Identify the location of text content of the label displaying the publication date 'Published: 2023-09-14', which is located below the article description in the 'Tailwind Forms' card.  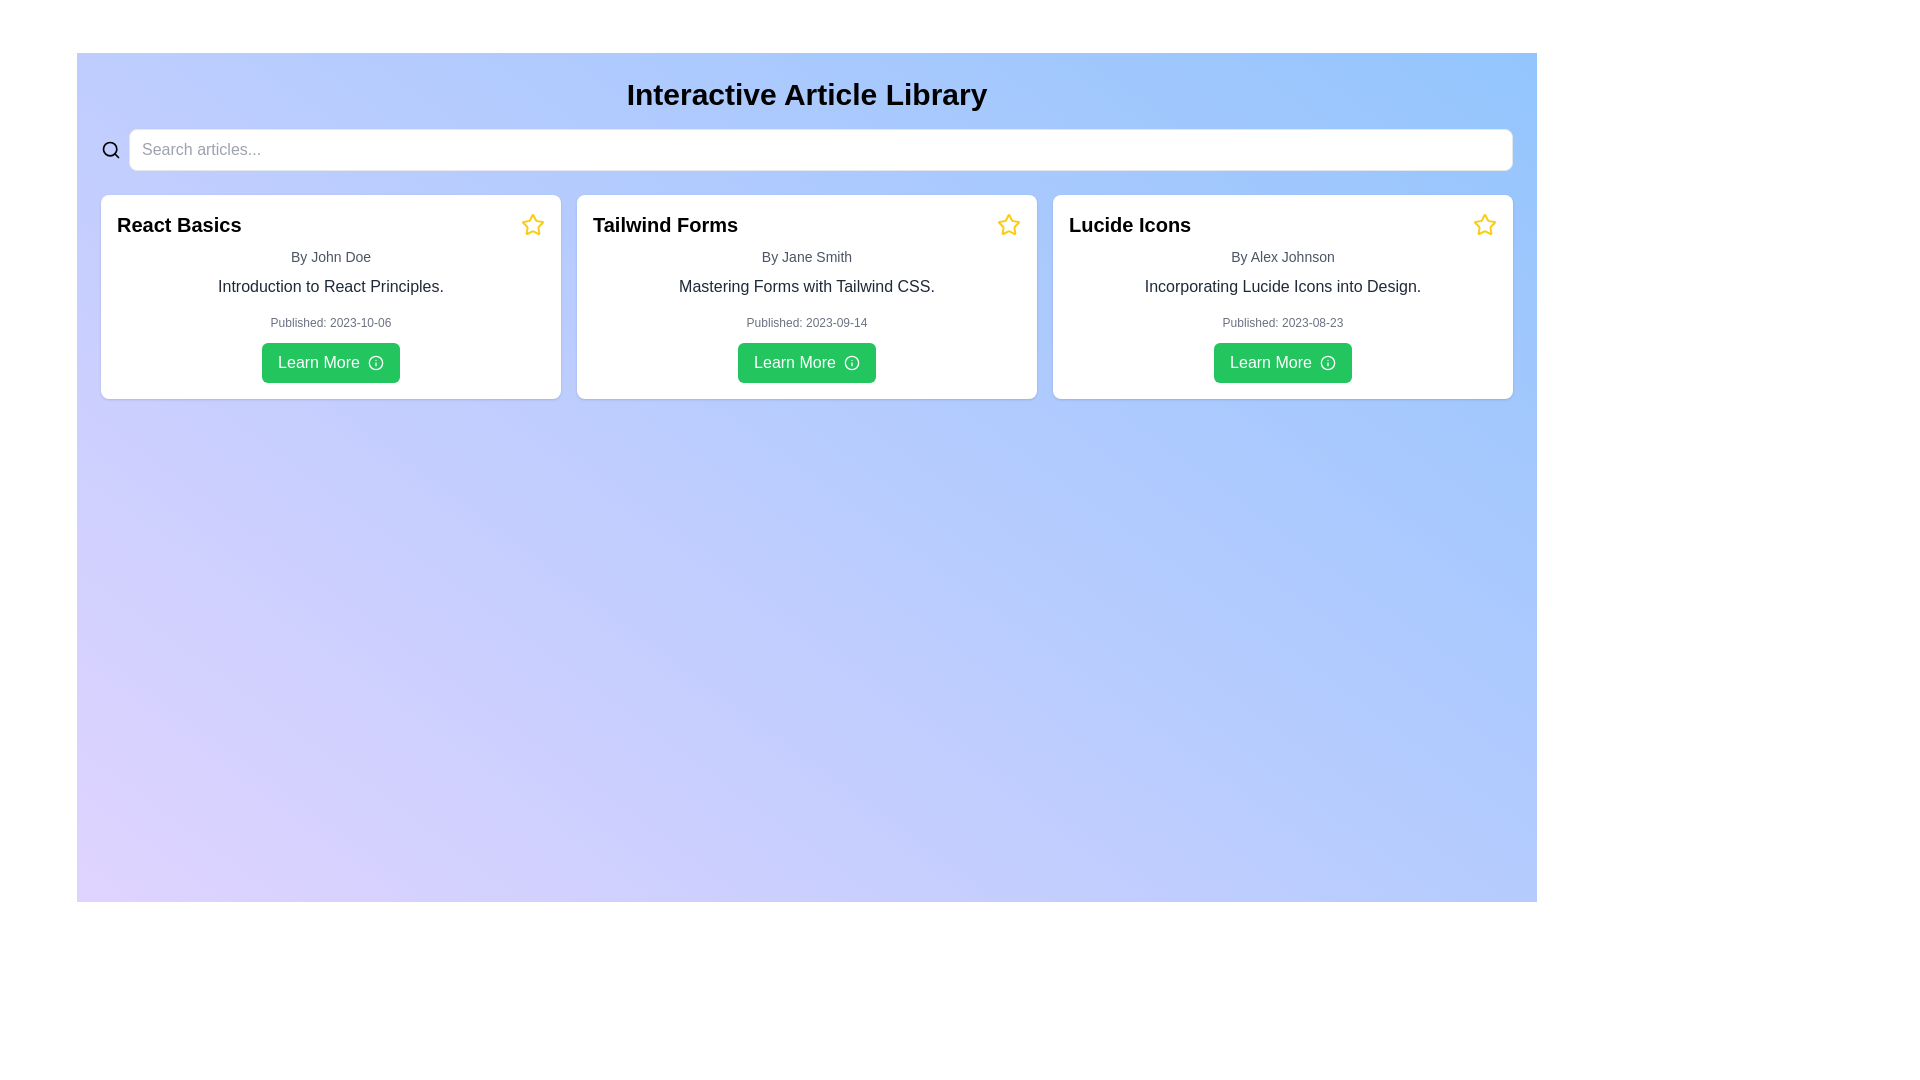
(806, 322).